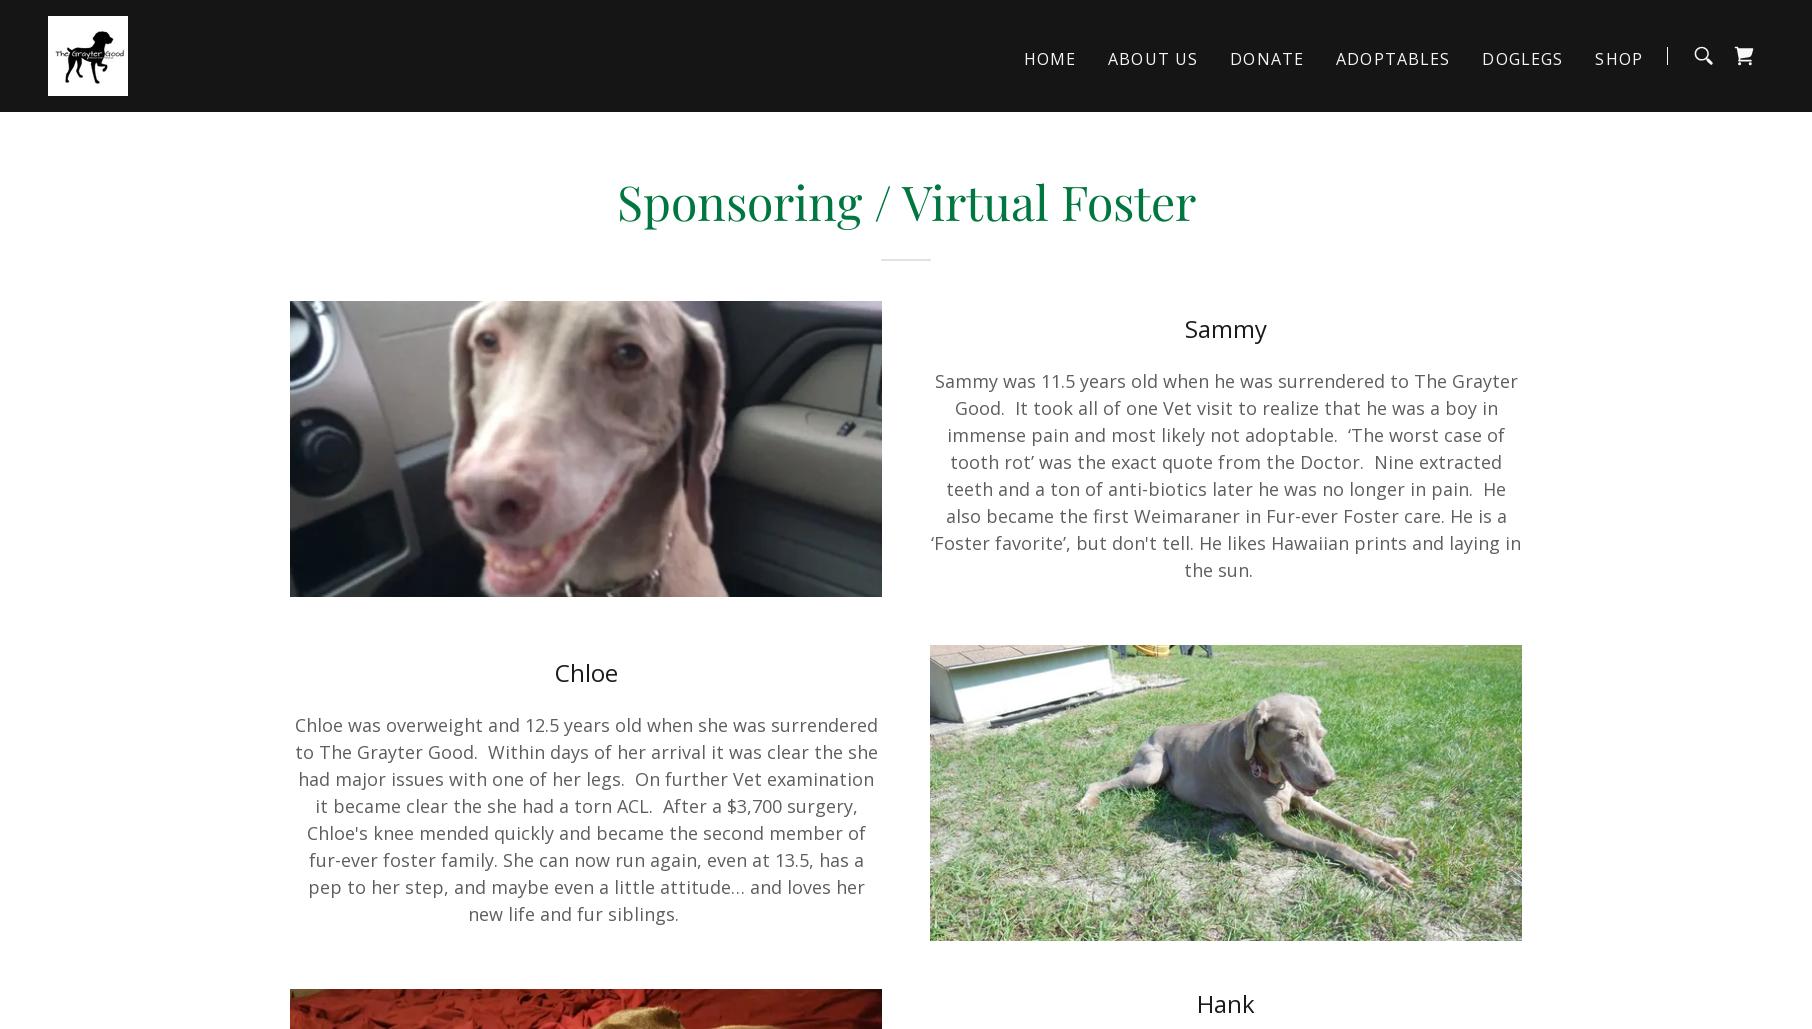 Image resolution: width=1812 pixels, height=1029 pixels. What do you see at coordinates (904, 200) in the screenshot?
I see `'Sponsoring / Virtual Foster'` at bounding box center [904, 200].